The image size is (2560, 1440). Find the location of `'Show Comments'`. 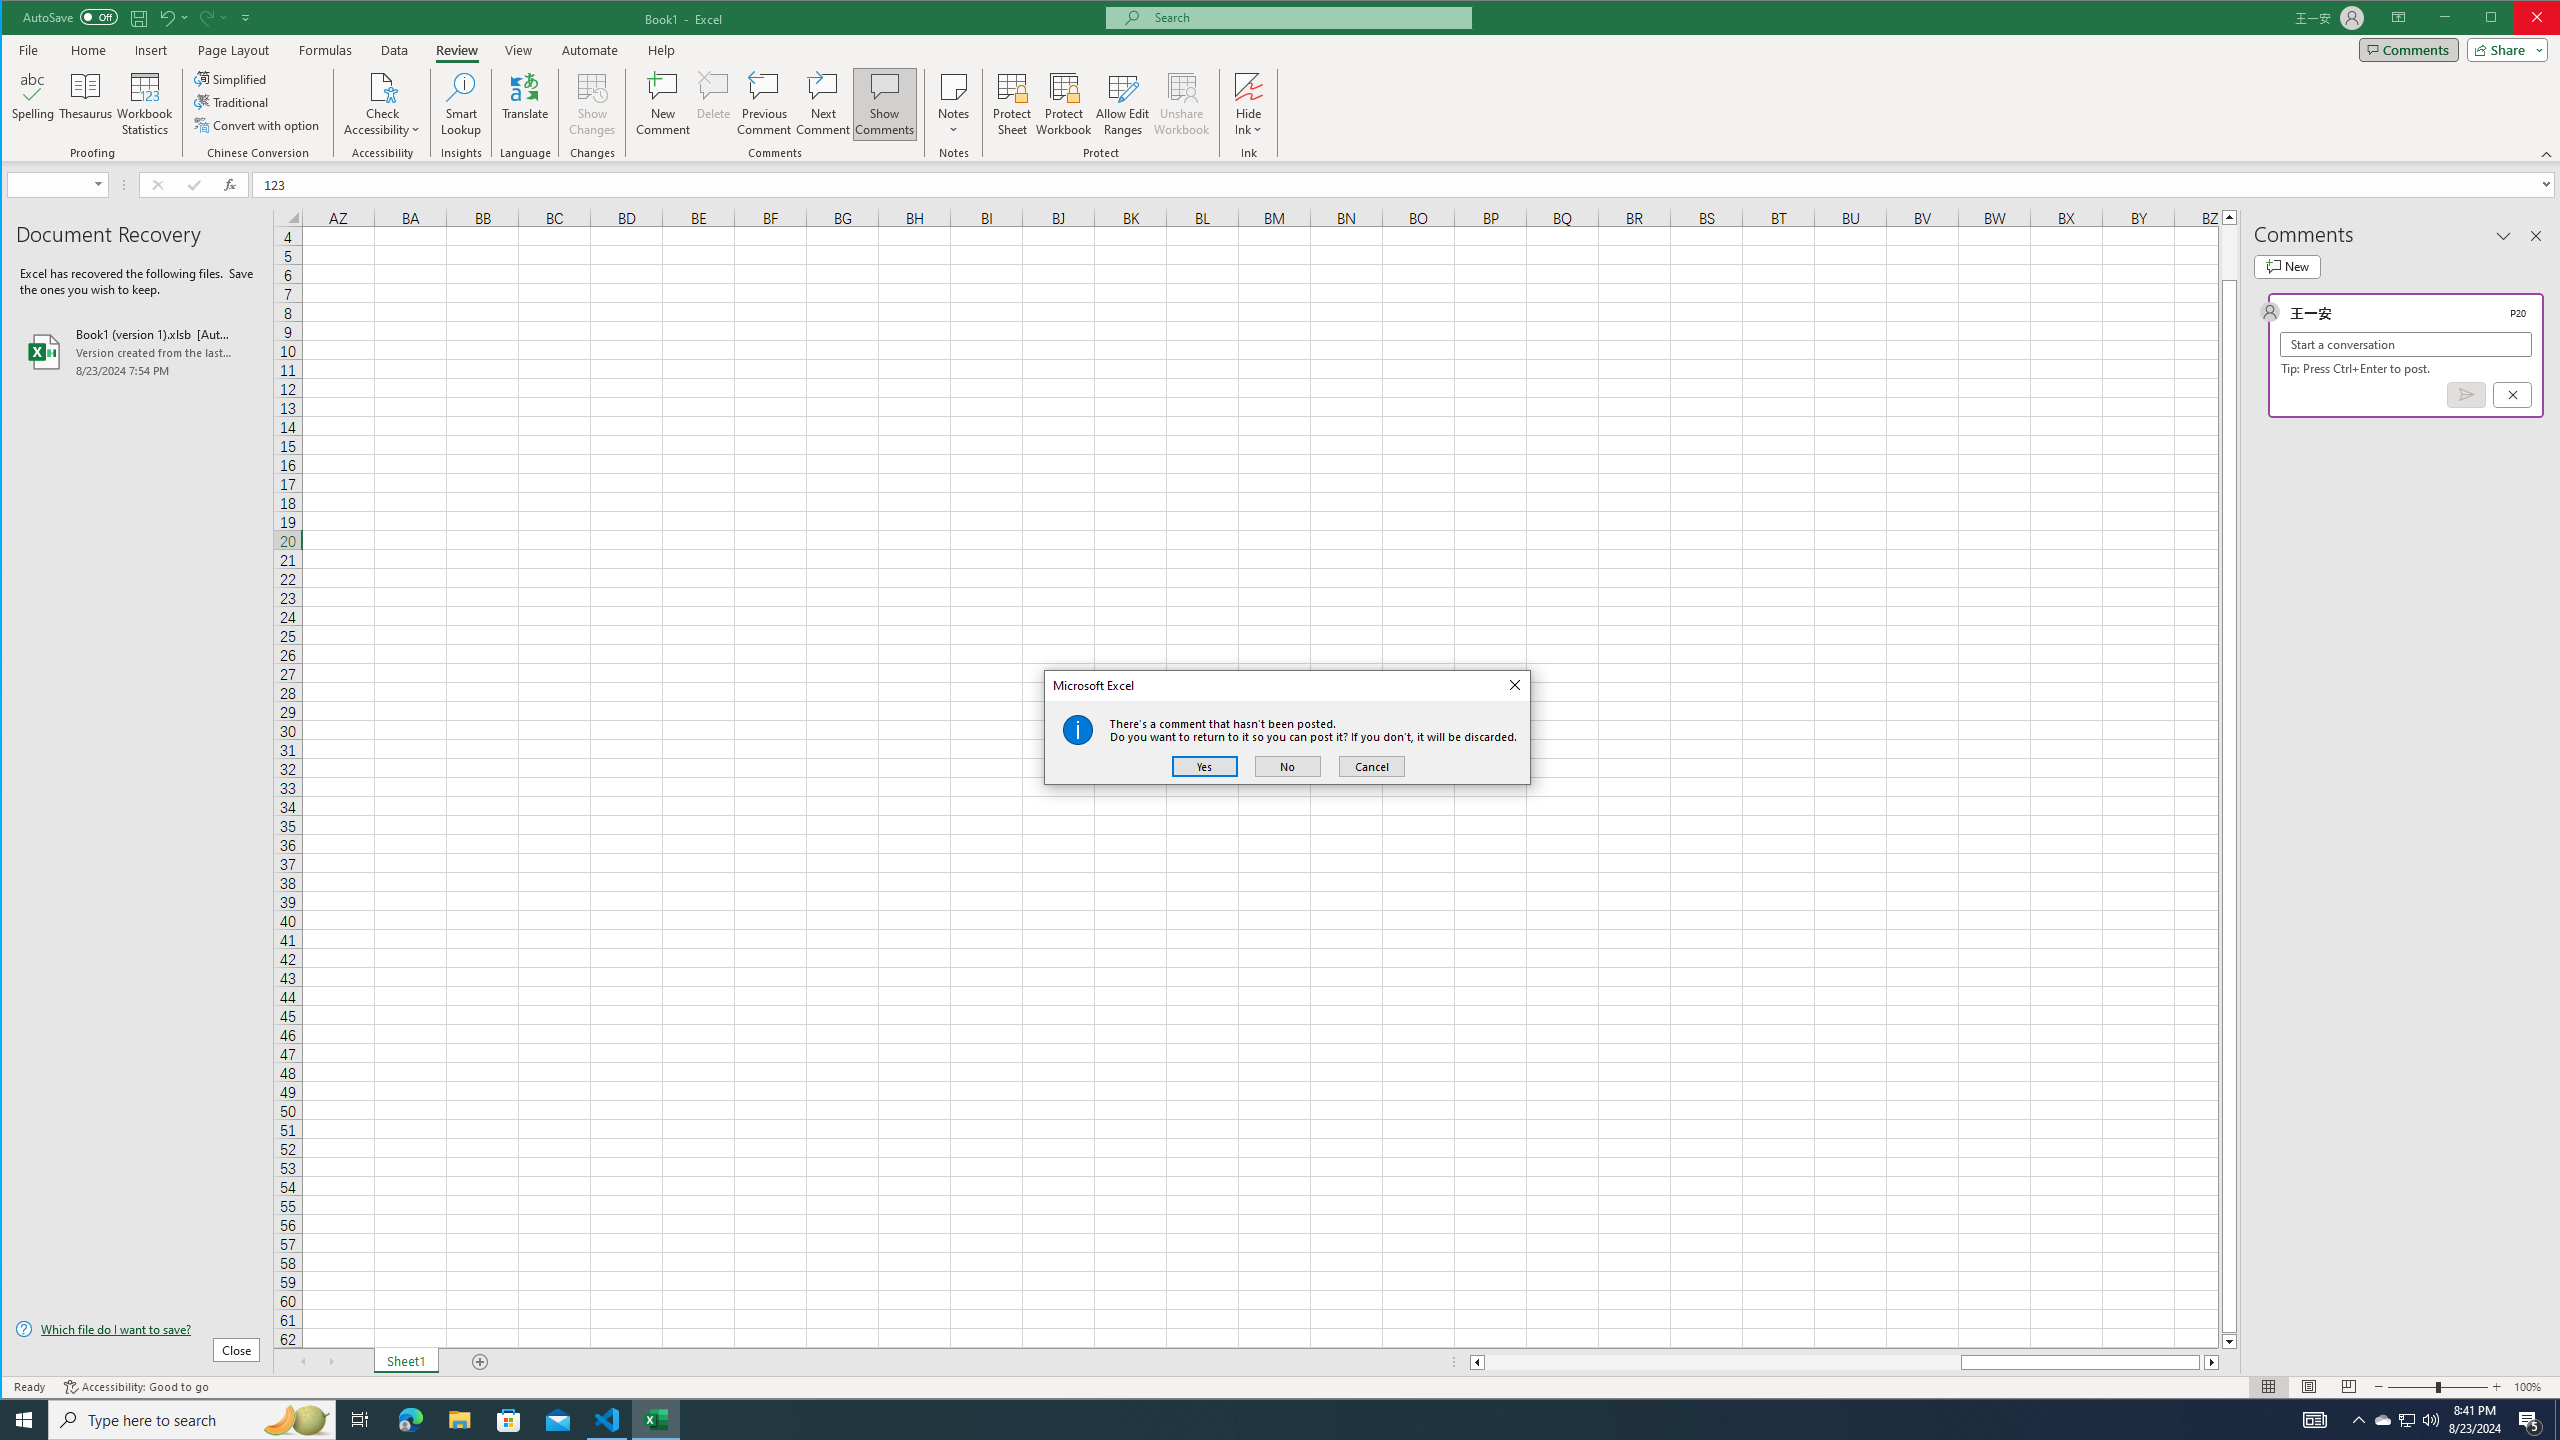

'Show Comments' is located at coordinates (884, 103).